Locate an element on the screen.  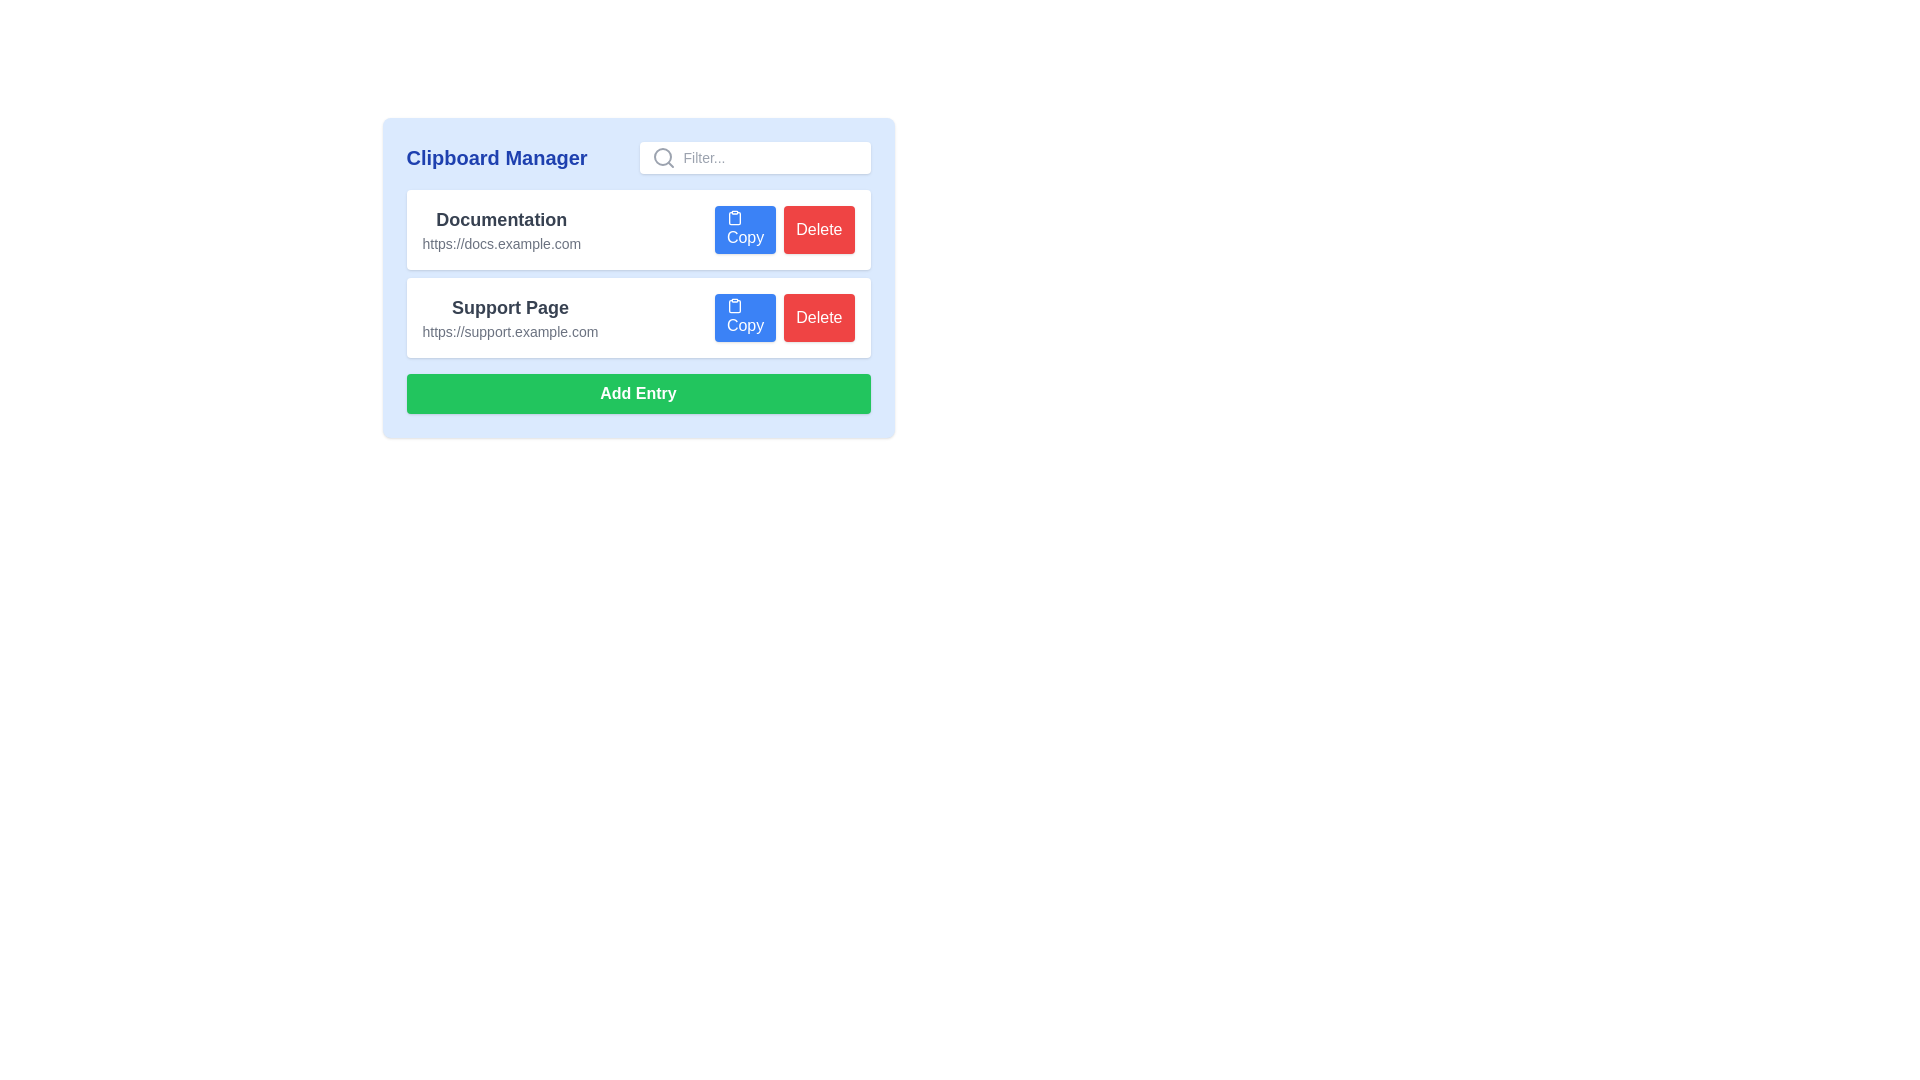
the static text displaying the URL 'https://support.example.com' located beneath the heading 'Support Page' is located at coordinates (510, 330).